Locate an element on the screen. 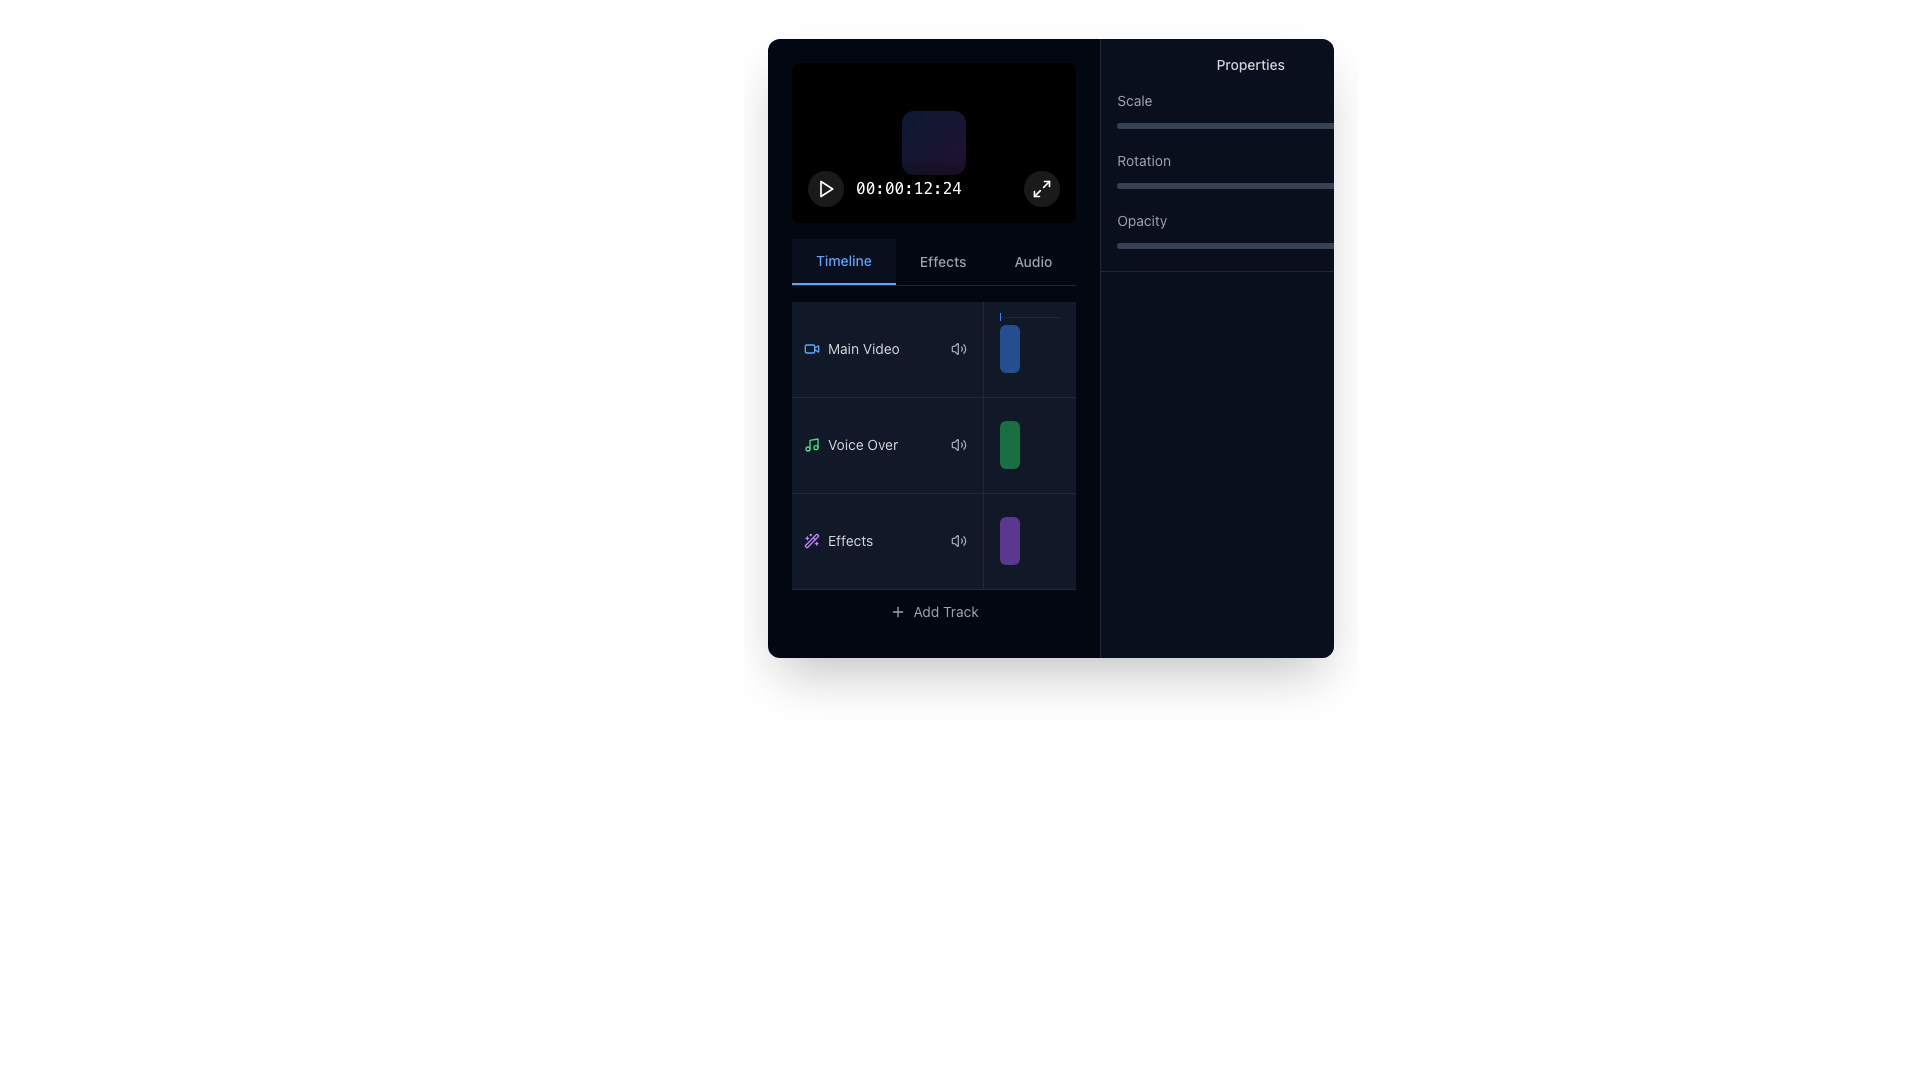  text displayed on the 'Add Track' static label, which is part of a button-like component associated with a '+' icon is located at coordinates (945, 610).